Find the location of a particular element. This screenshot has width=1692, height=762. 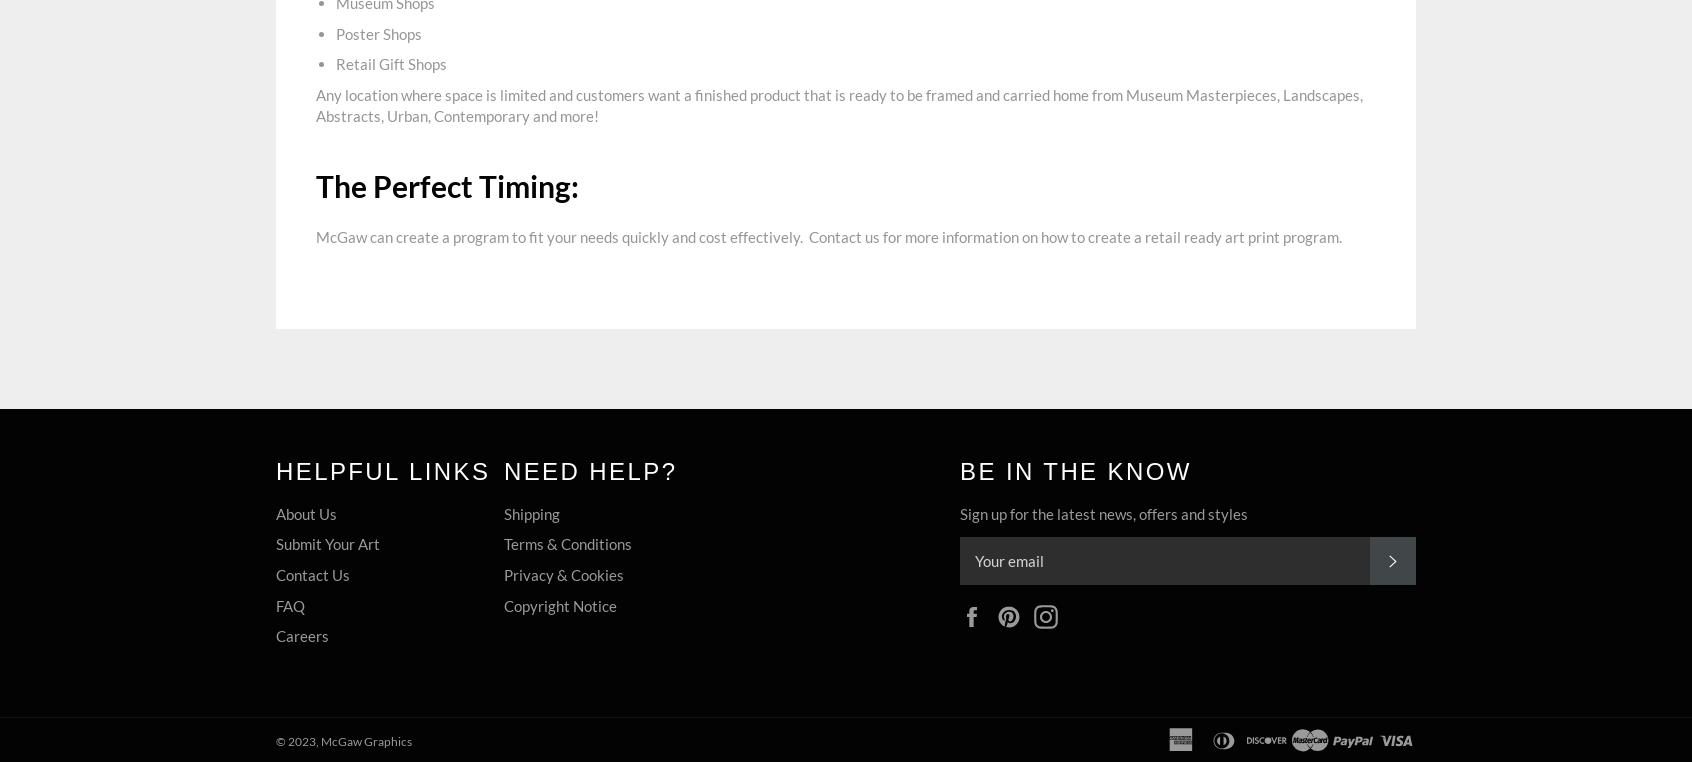

'The Perfect Timing:' is located at coordinates (446, 185).